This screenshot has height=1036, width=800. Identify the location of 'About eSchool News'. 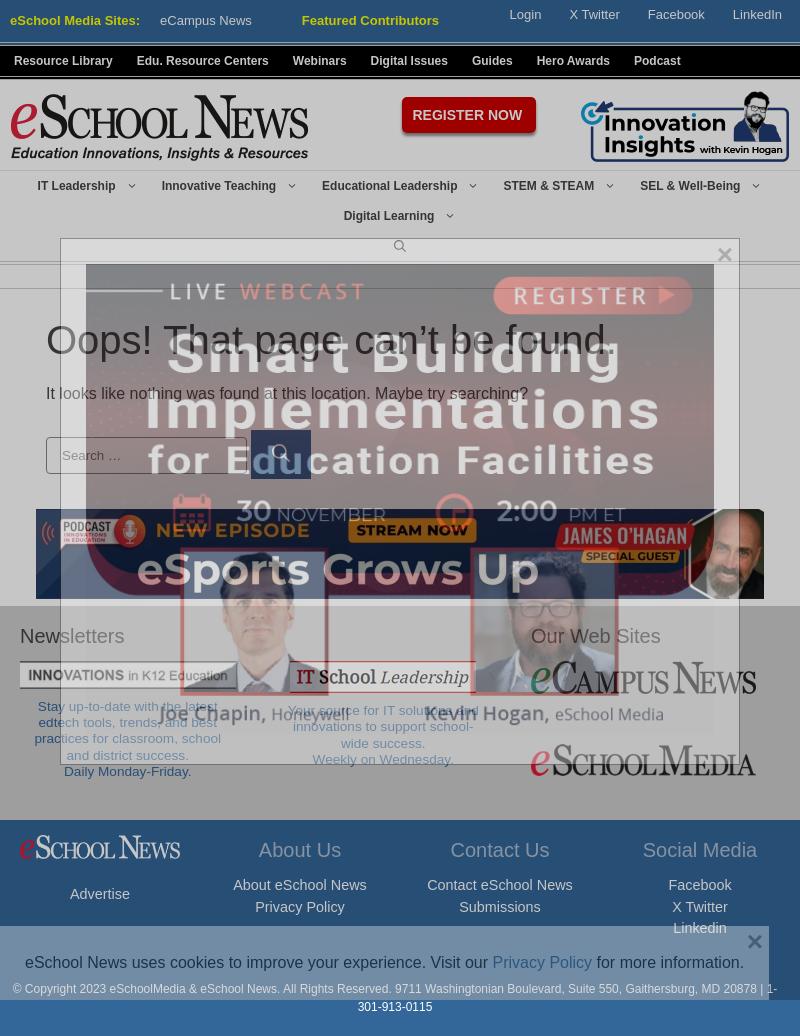
(299, 884).